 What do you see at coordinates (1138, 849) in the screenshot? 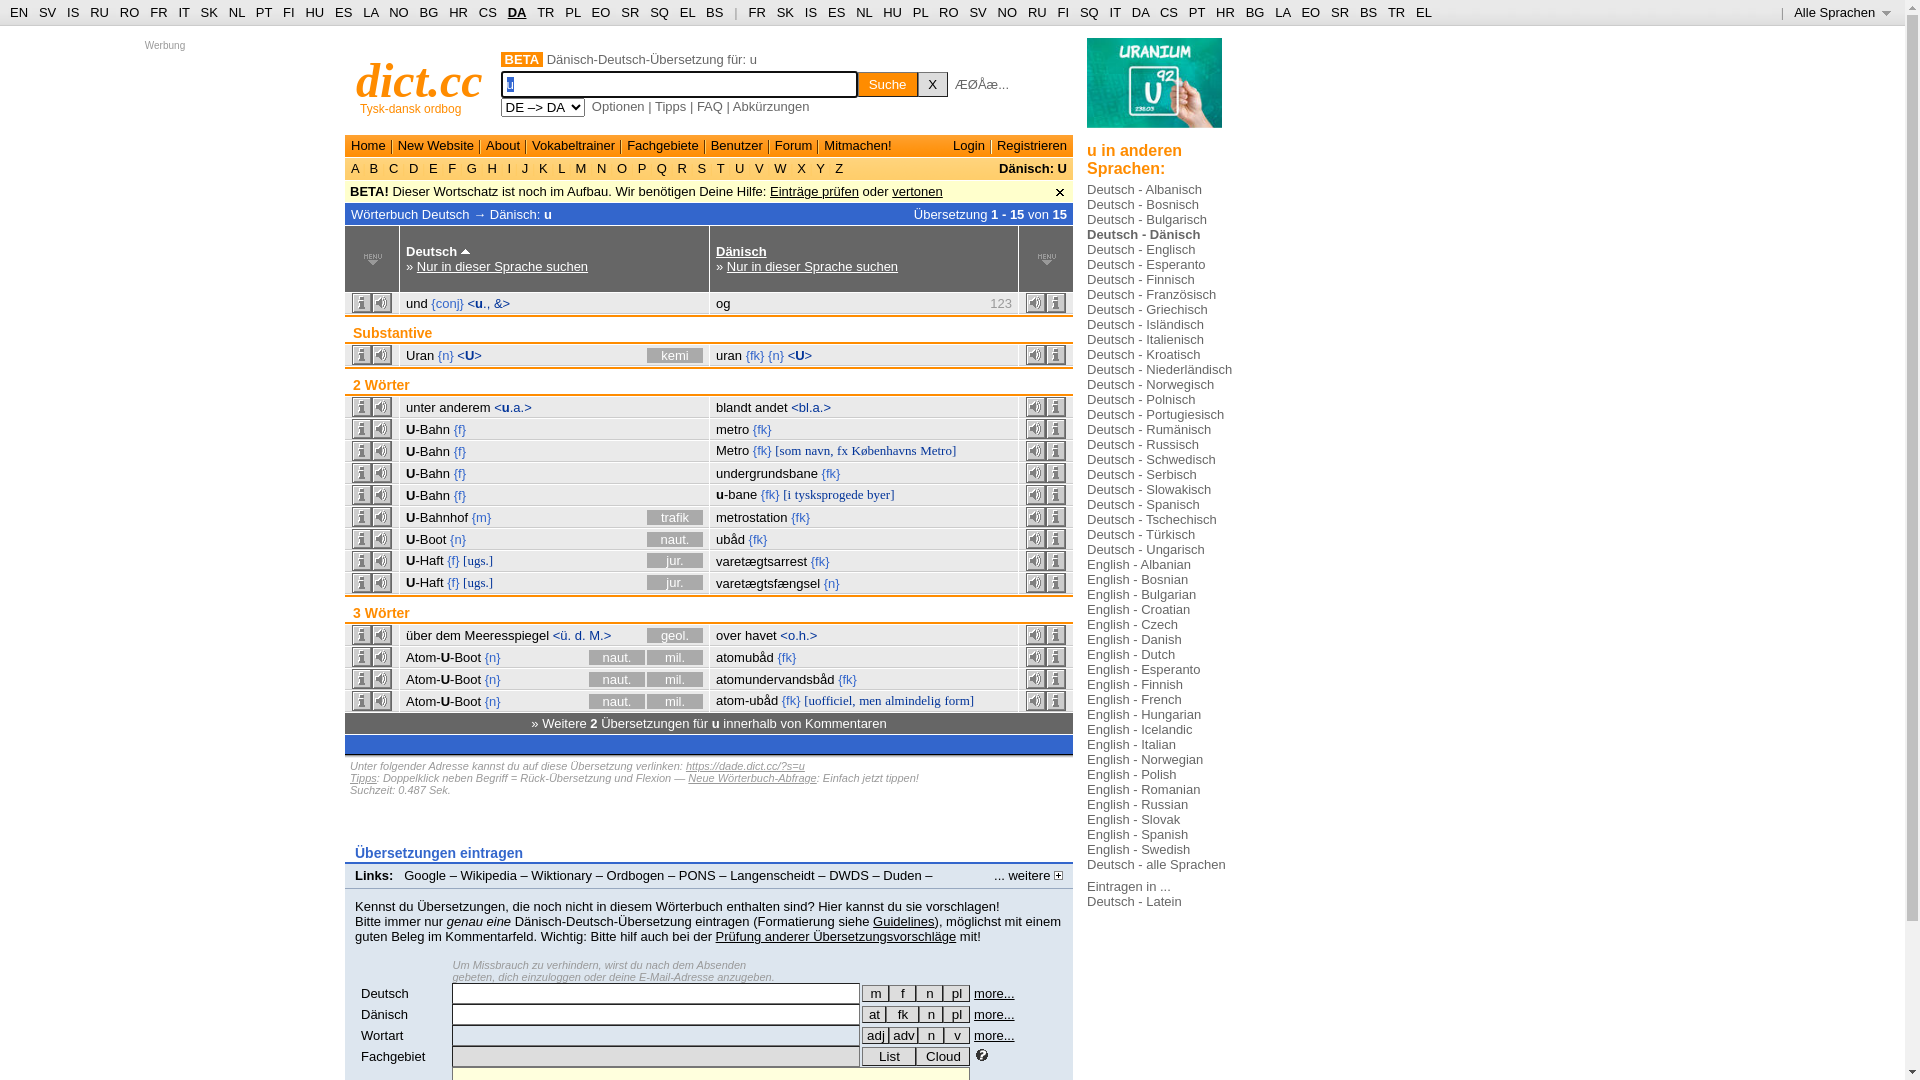
I see `'English - Swedish'` at bounding box center [1138, 849].